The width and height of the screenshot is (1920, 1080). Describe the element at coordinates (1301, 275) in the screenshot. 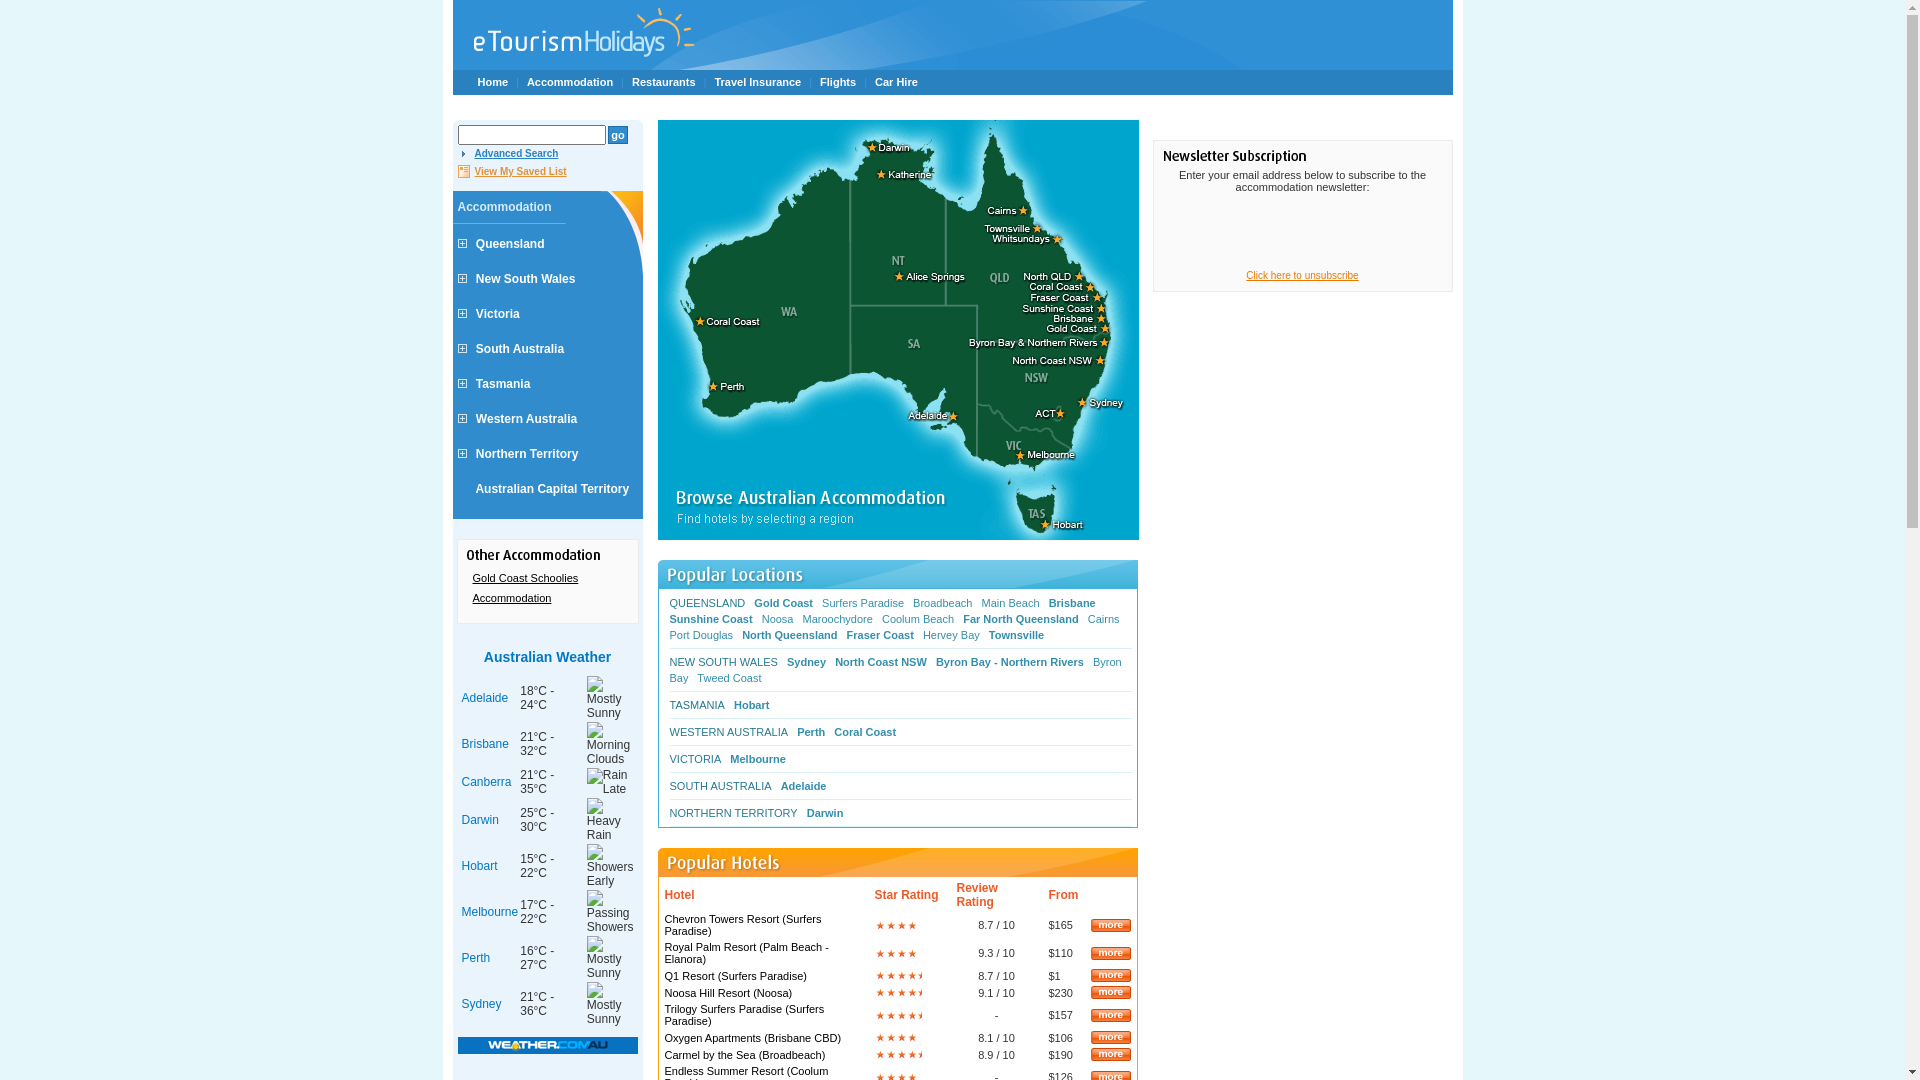

I see `'Click here to unsubscribe'` at that location.